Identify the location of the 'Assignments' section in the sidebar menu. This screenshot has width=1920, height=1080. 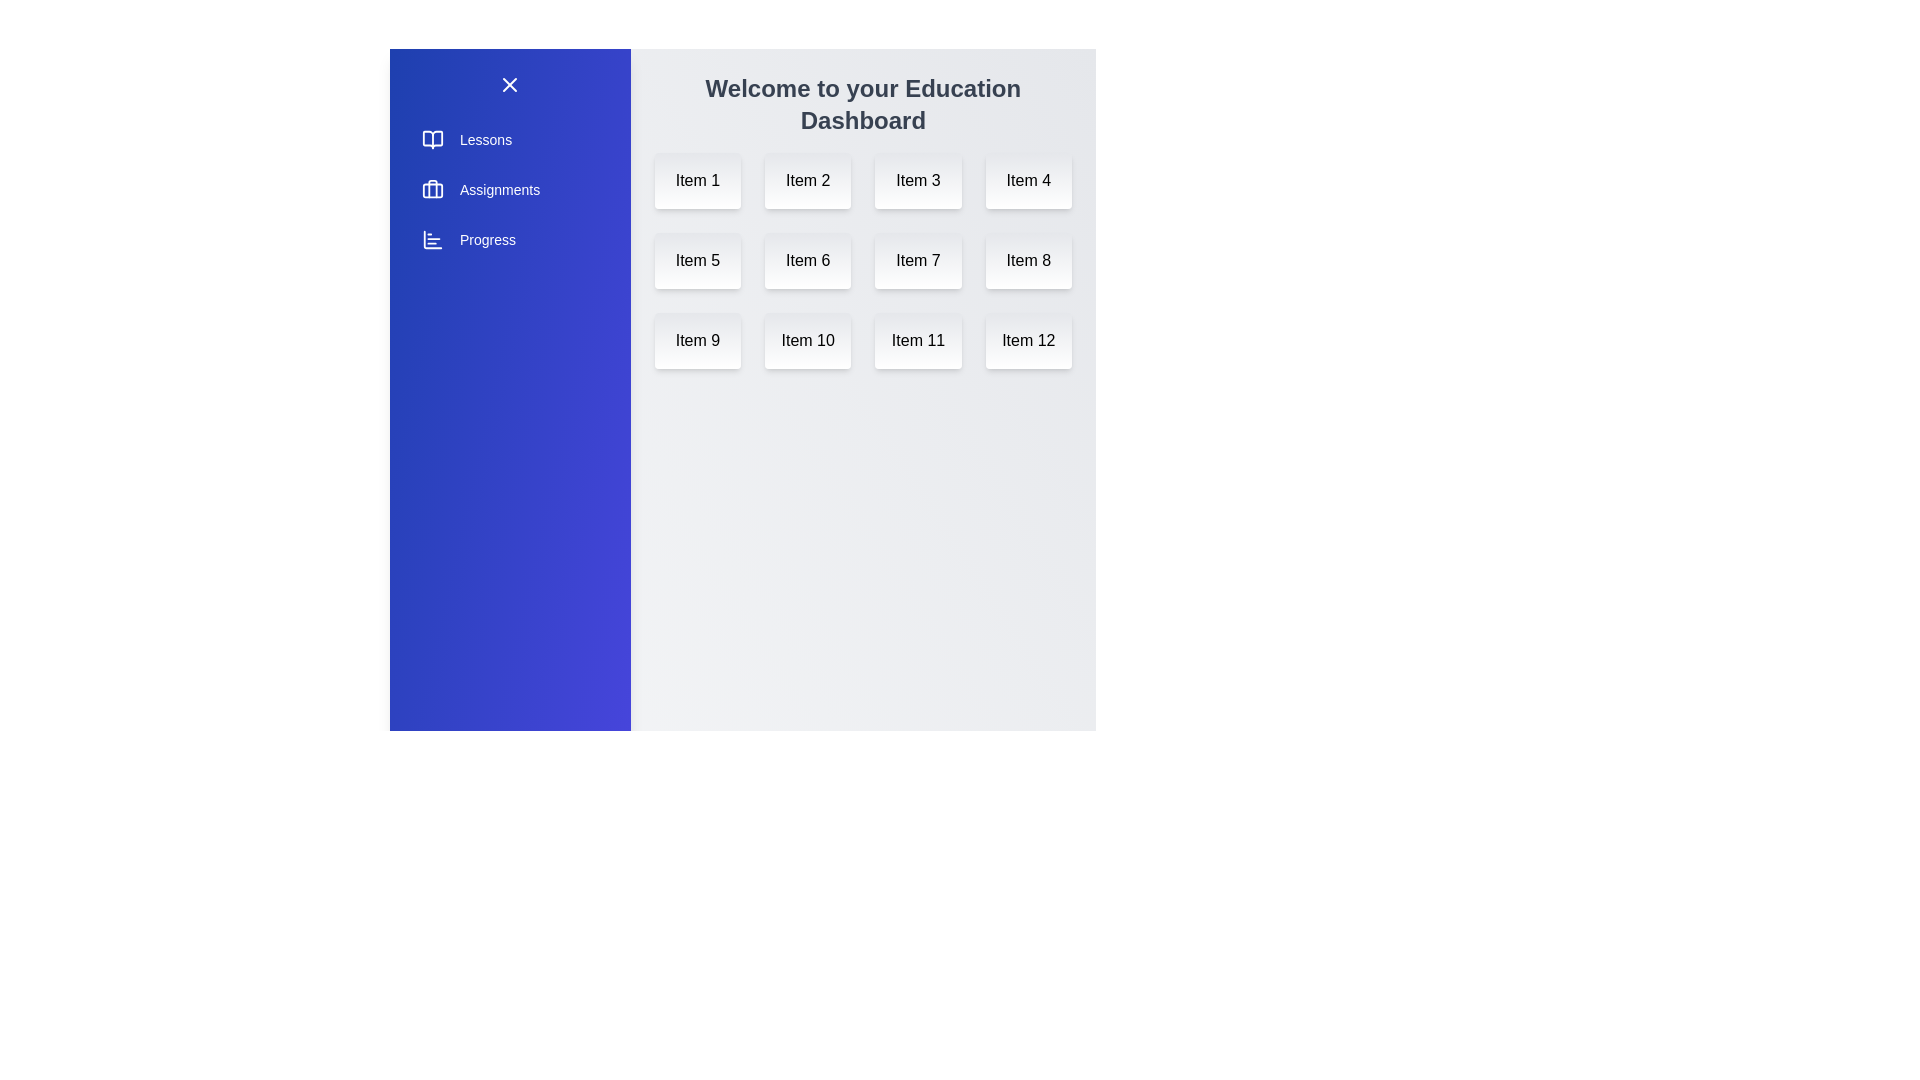
(510, 189).